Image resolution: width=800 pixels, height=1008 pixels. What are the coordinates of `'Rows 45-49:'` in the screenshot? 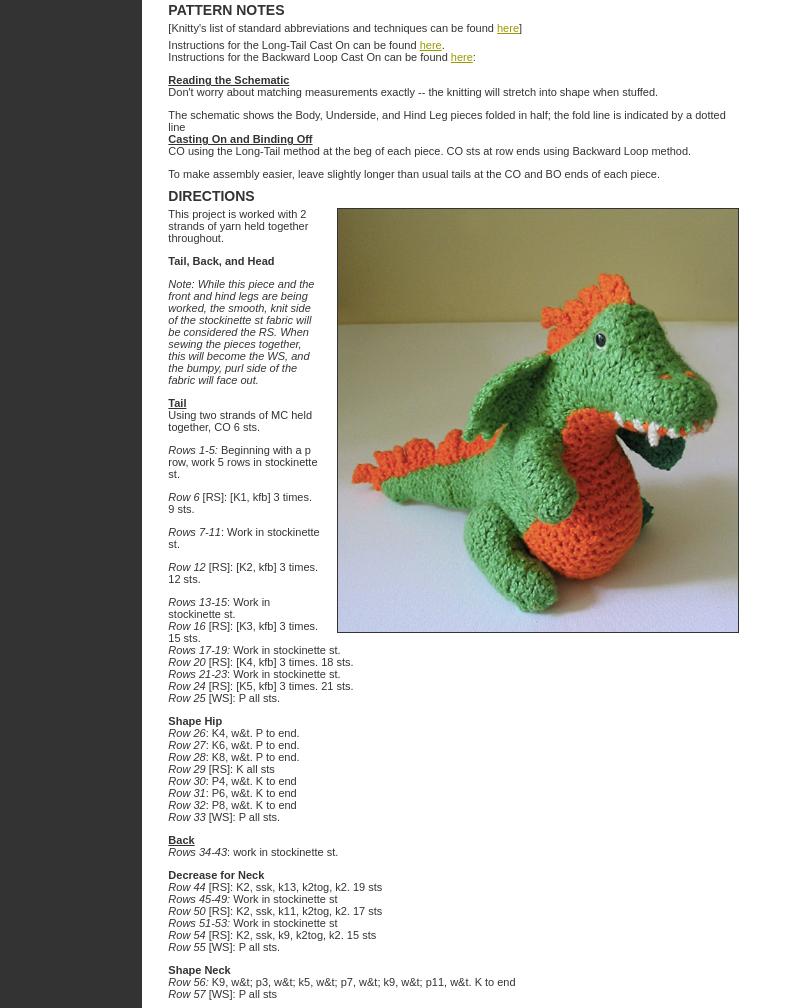 It's located at (200, 899).